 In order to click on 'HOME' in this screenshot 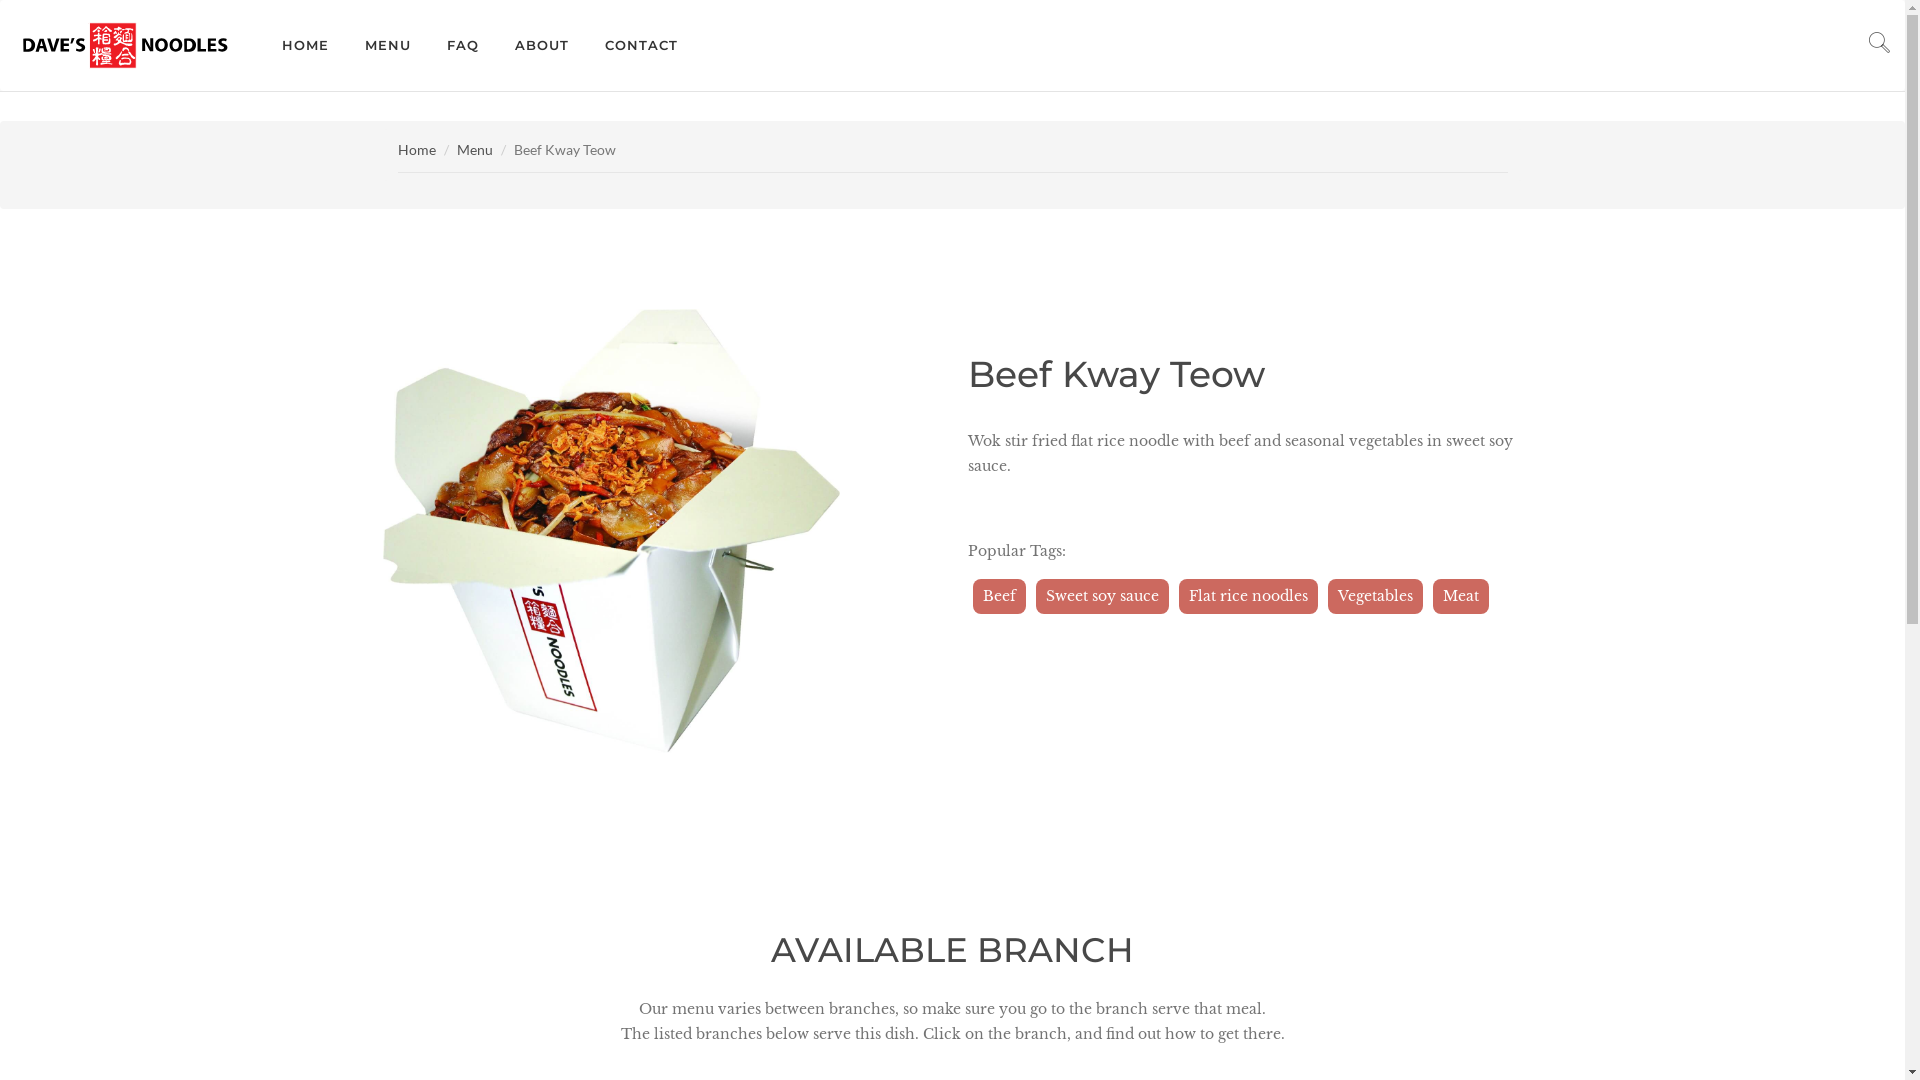, I will do `click(304, 45)`.